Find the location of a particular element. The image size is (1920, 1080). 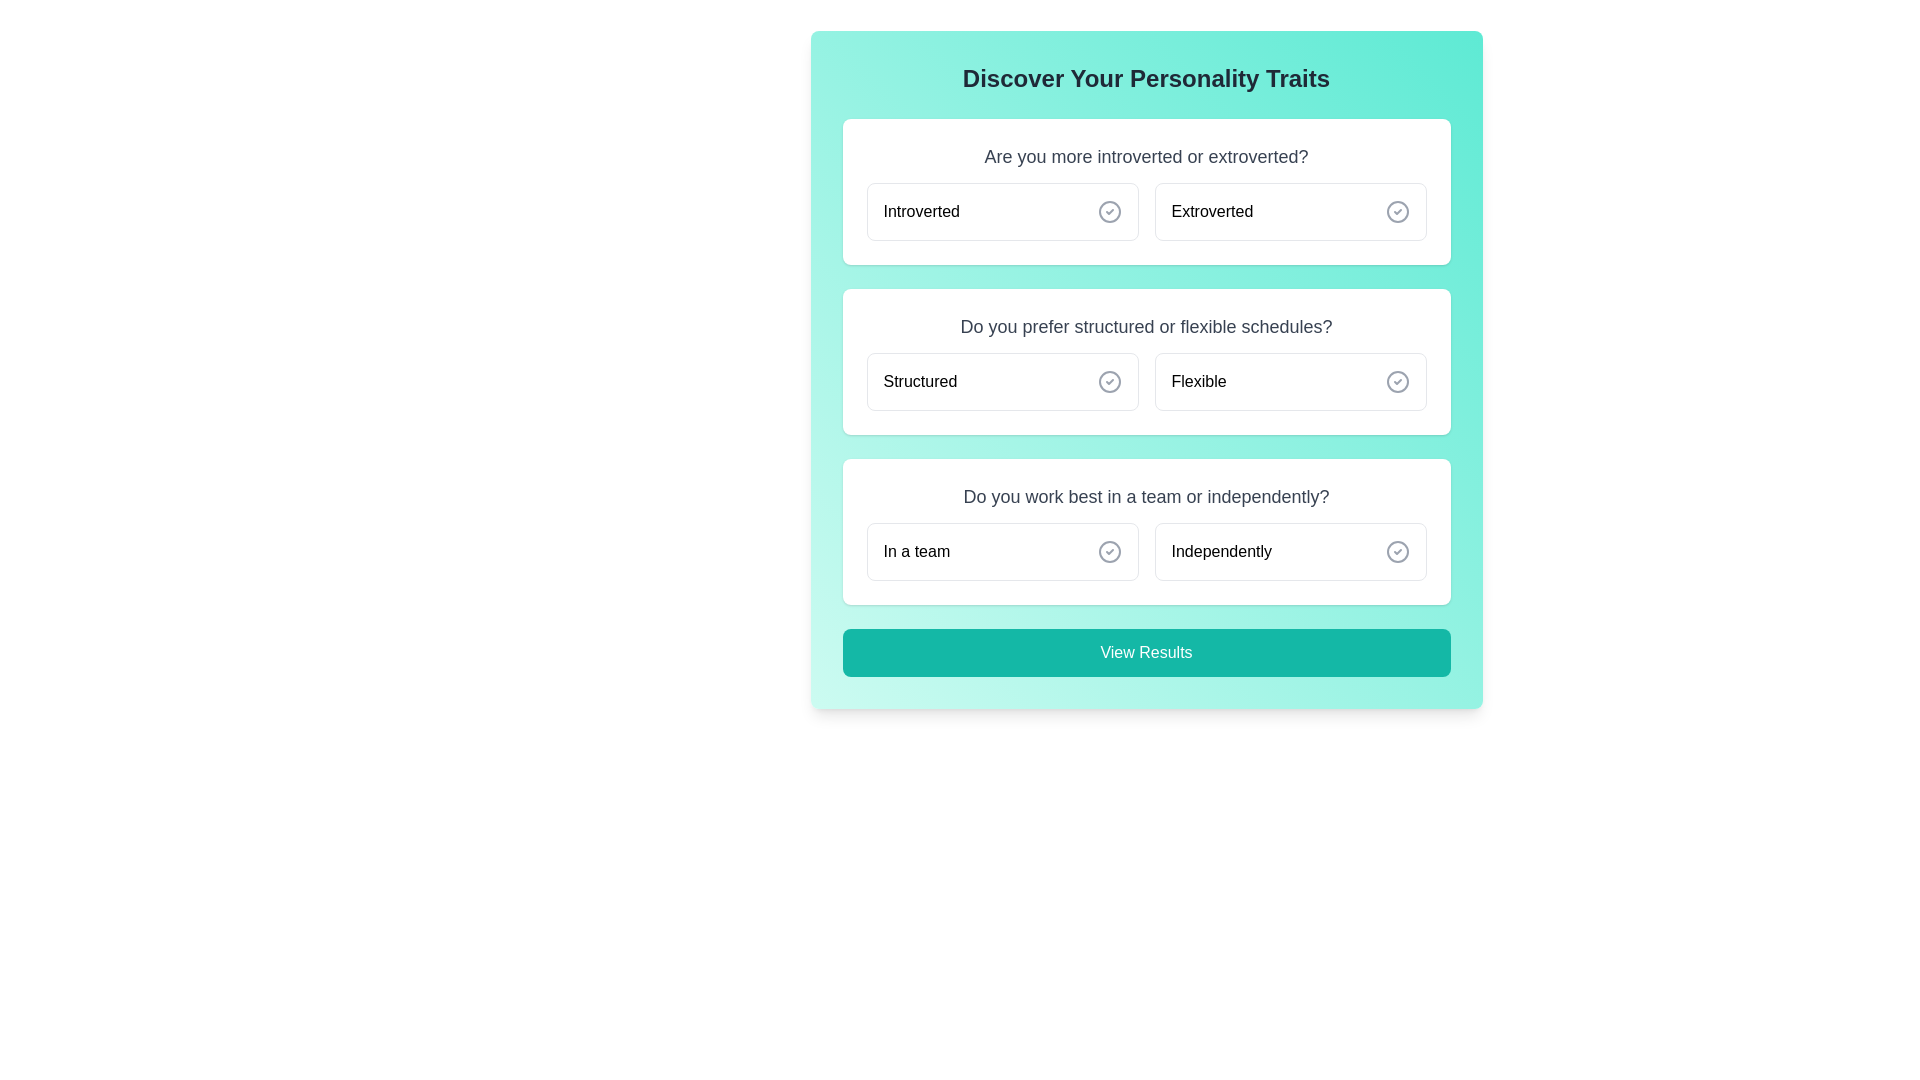

the 'Extroverted' option button, which is the second choice in the layout of the section labeled 'Are you more introverted or extroverted?' is located at coordinates (1290, 212).